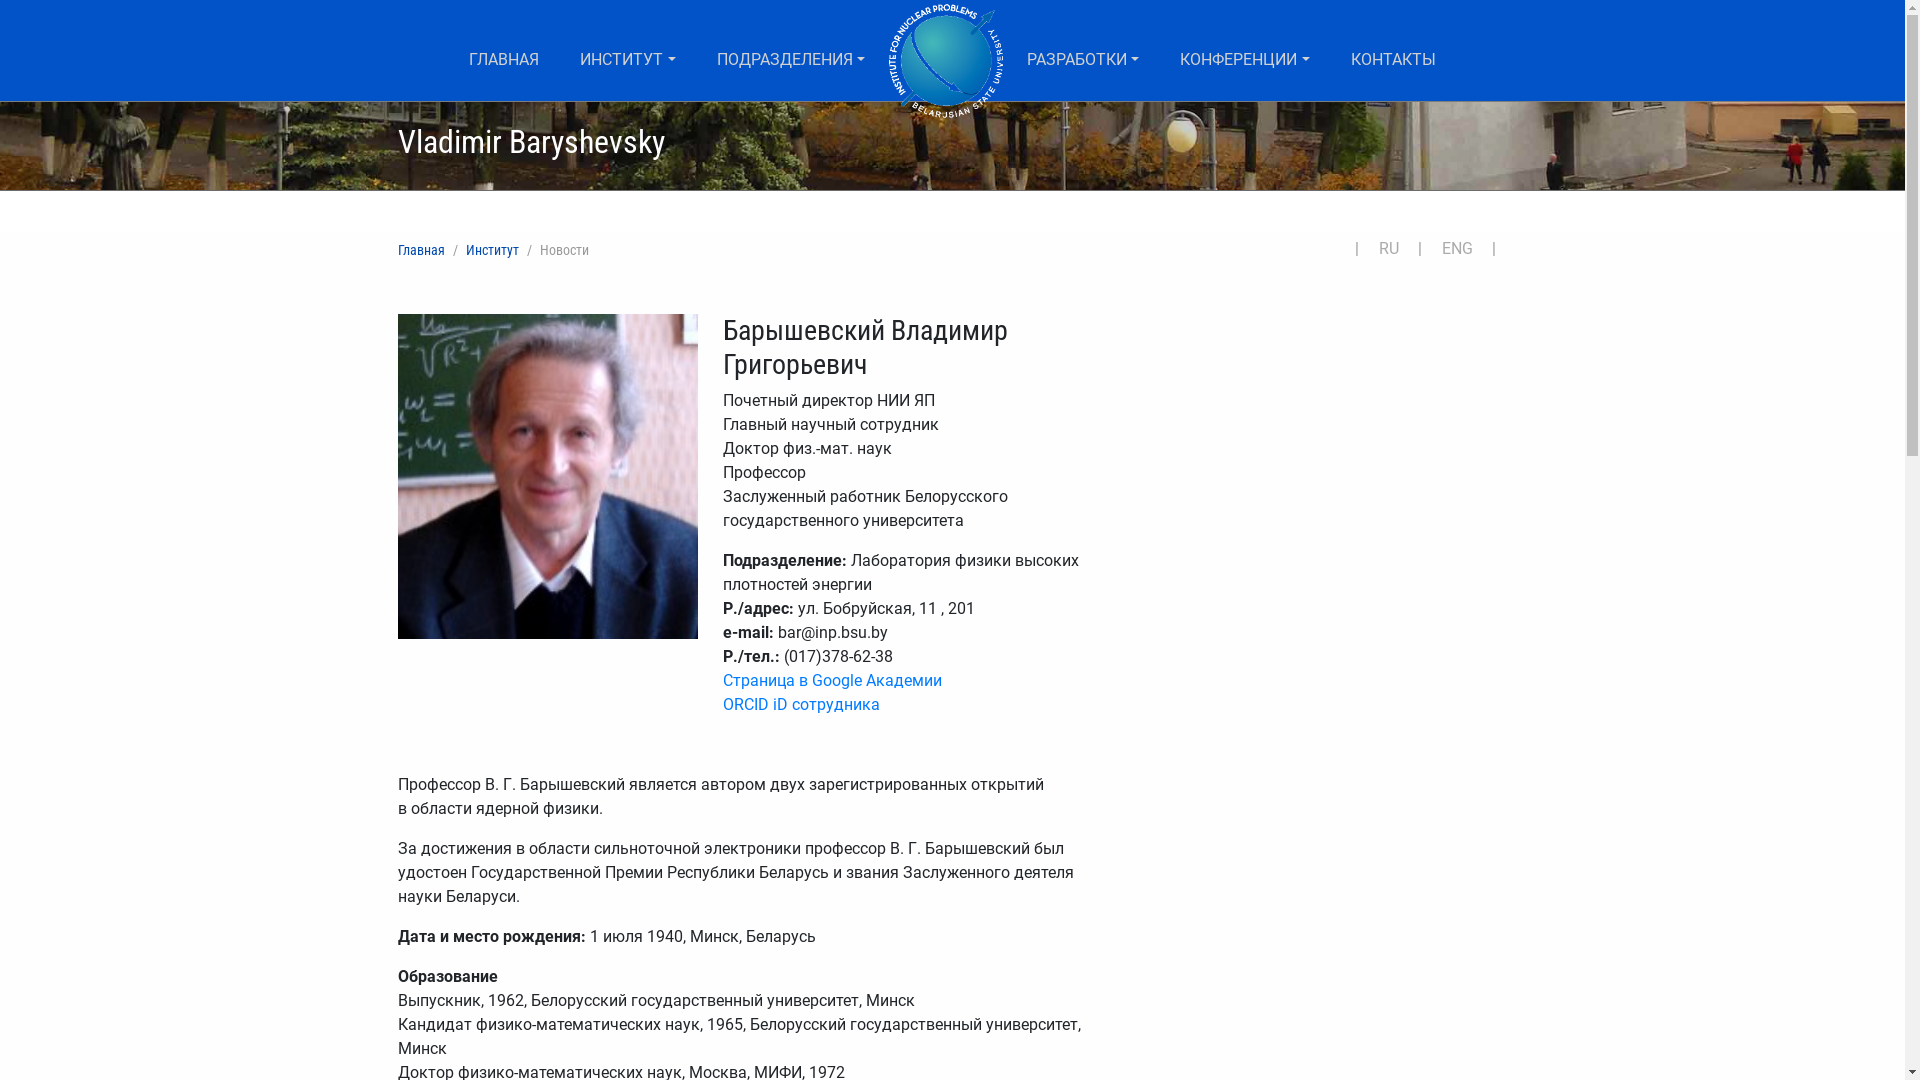 The height and width of the screenshot is (1080, 1920). I want to click on 'ENG', so click(1464, 247).